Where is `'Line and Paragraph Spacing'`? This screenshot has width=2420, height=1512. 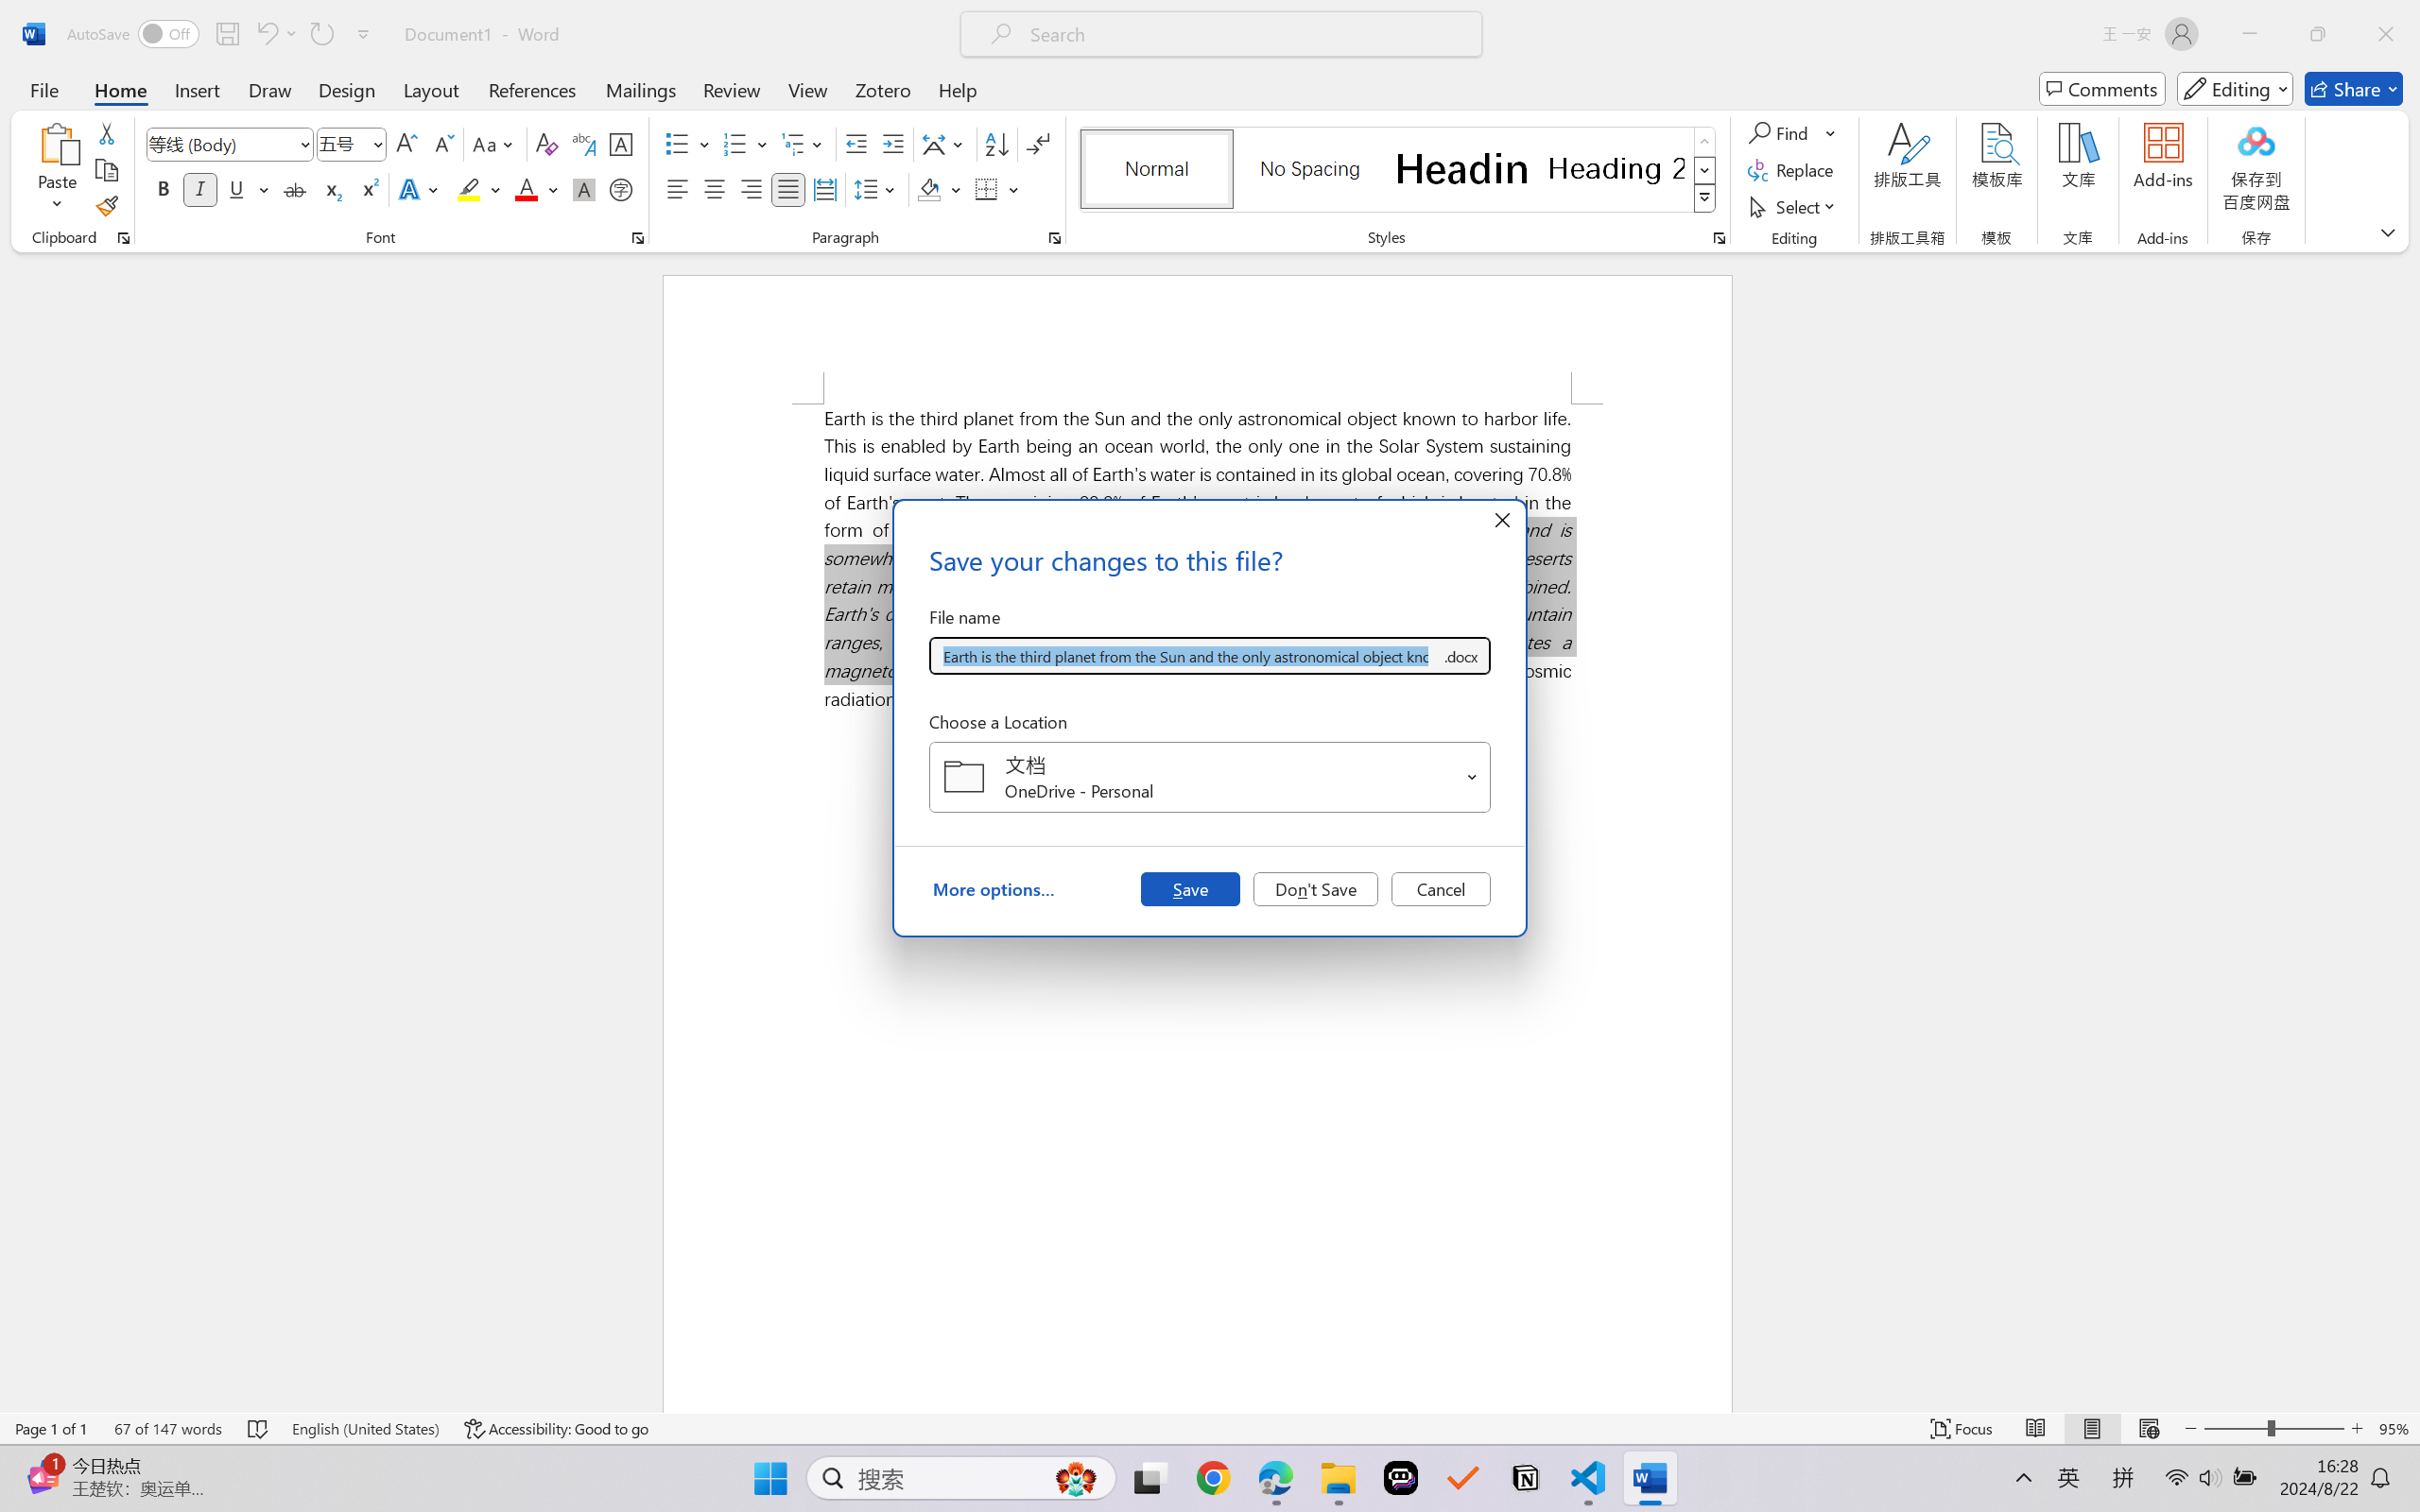 'Line and Paragraph Spacing' is located at coordinates (876, 188).